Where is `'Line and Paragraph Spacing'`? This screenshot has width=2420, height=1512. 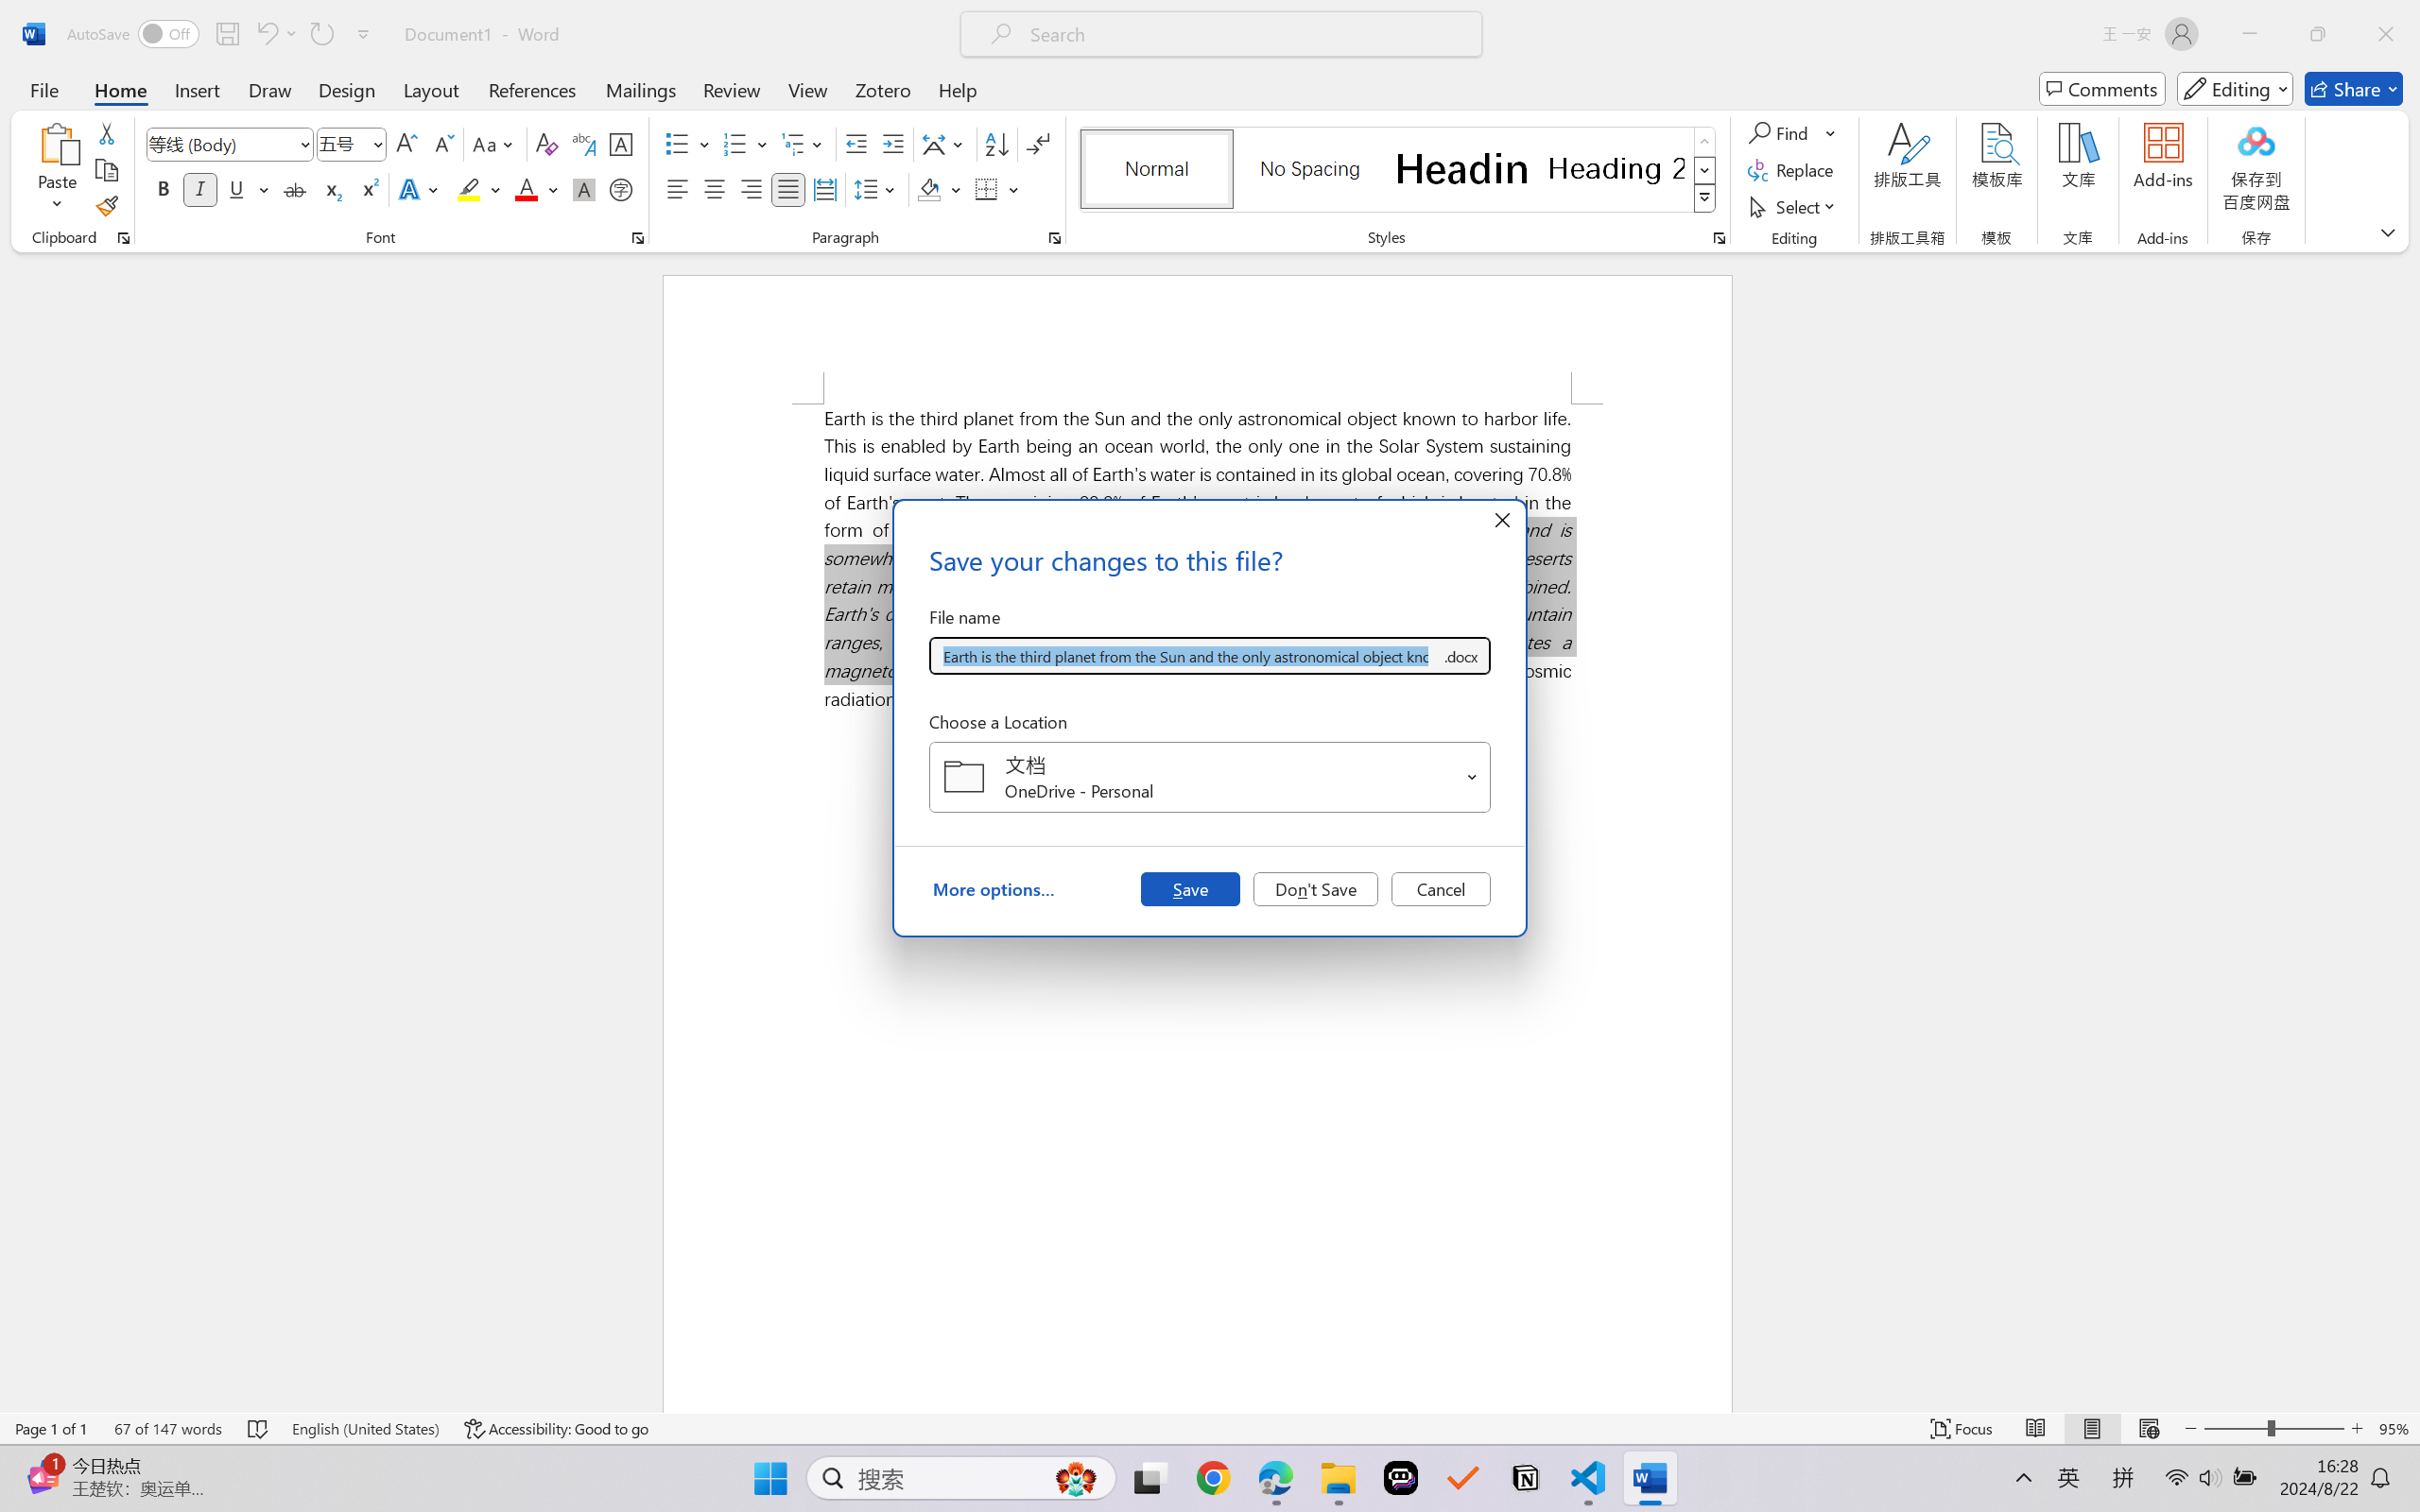 'Line and Paragraph Spacing' is located at coordinates (876, 188).